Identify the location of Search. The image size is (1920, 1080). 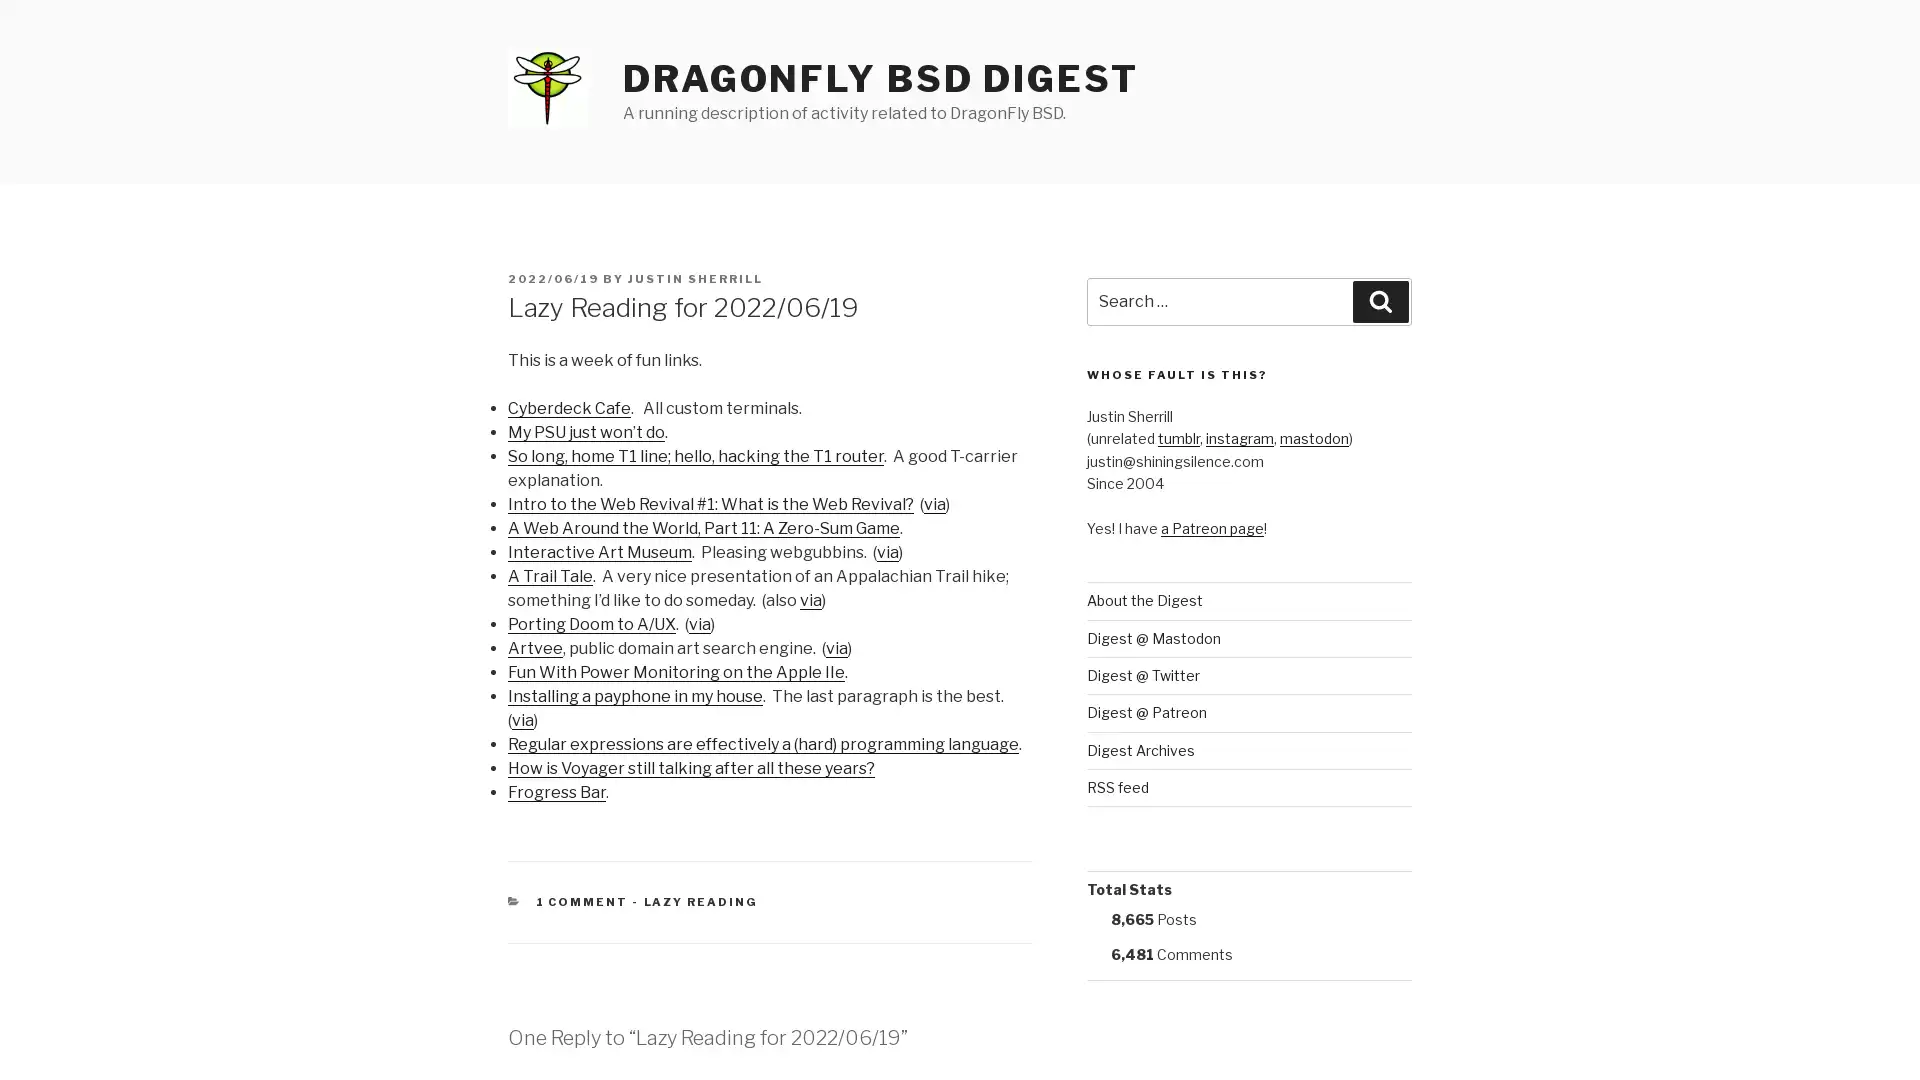
(1380, 301).